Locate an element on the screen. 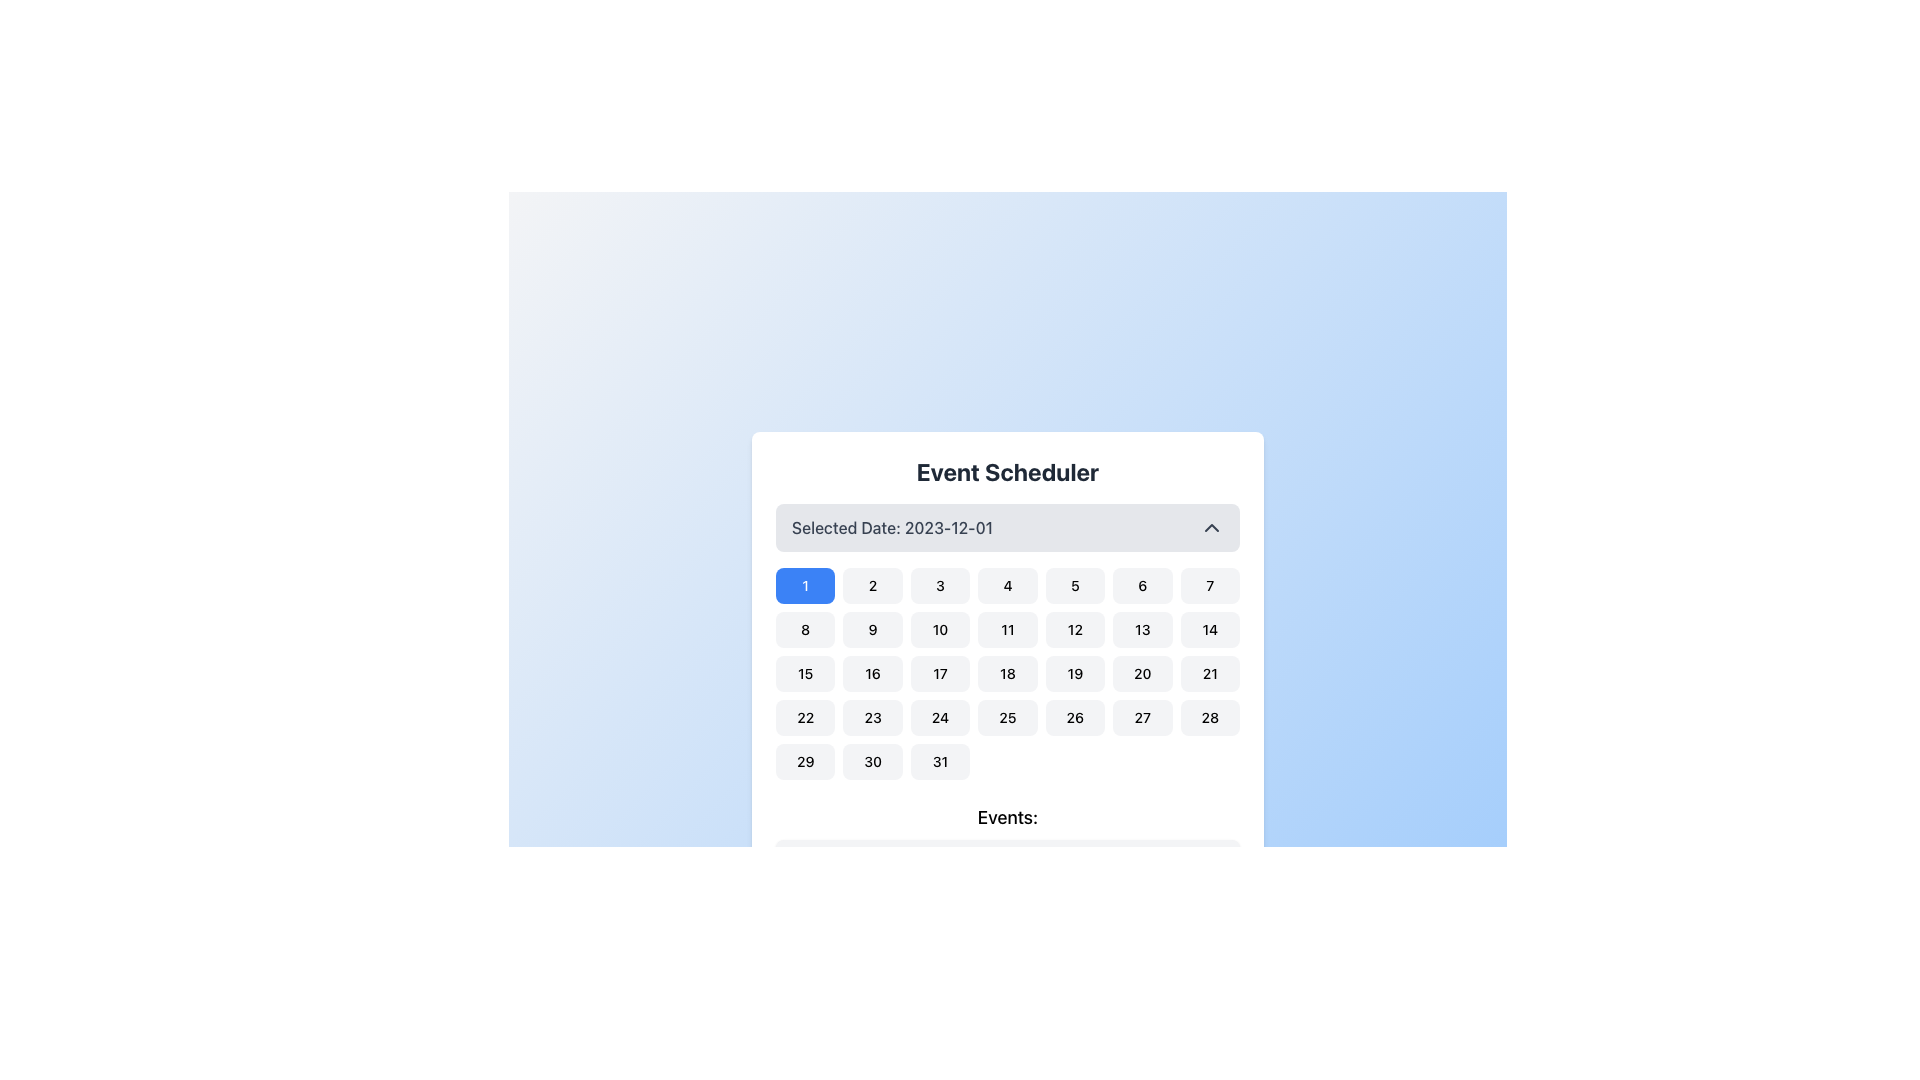 The height and width of the screenshot is (1080, 1920). the rounded rectangular button with a light gray background and a black numeral '12' in the center is located at coordinates (1074, 628).